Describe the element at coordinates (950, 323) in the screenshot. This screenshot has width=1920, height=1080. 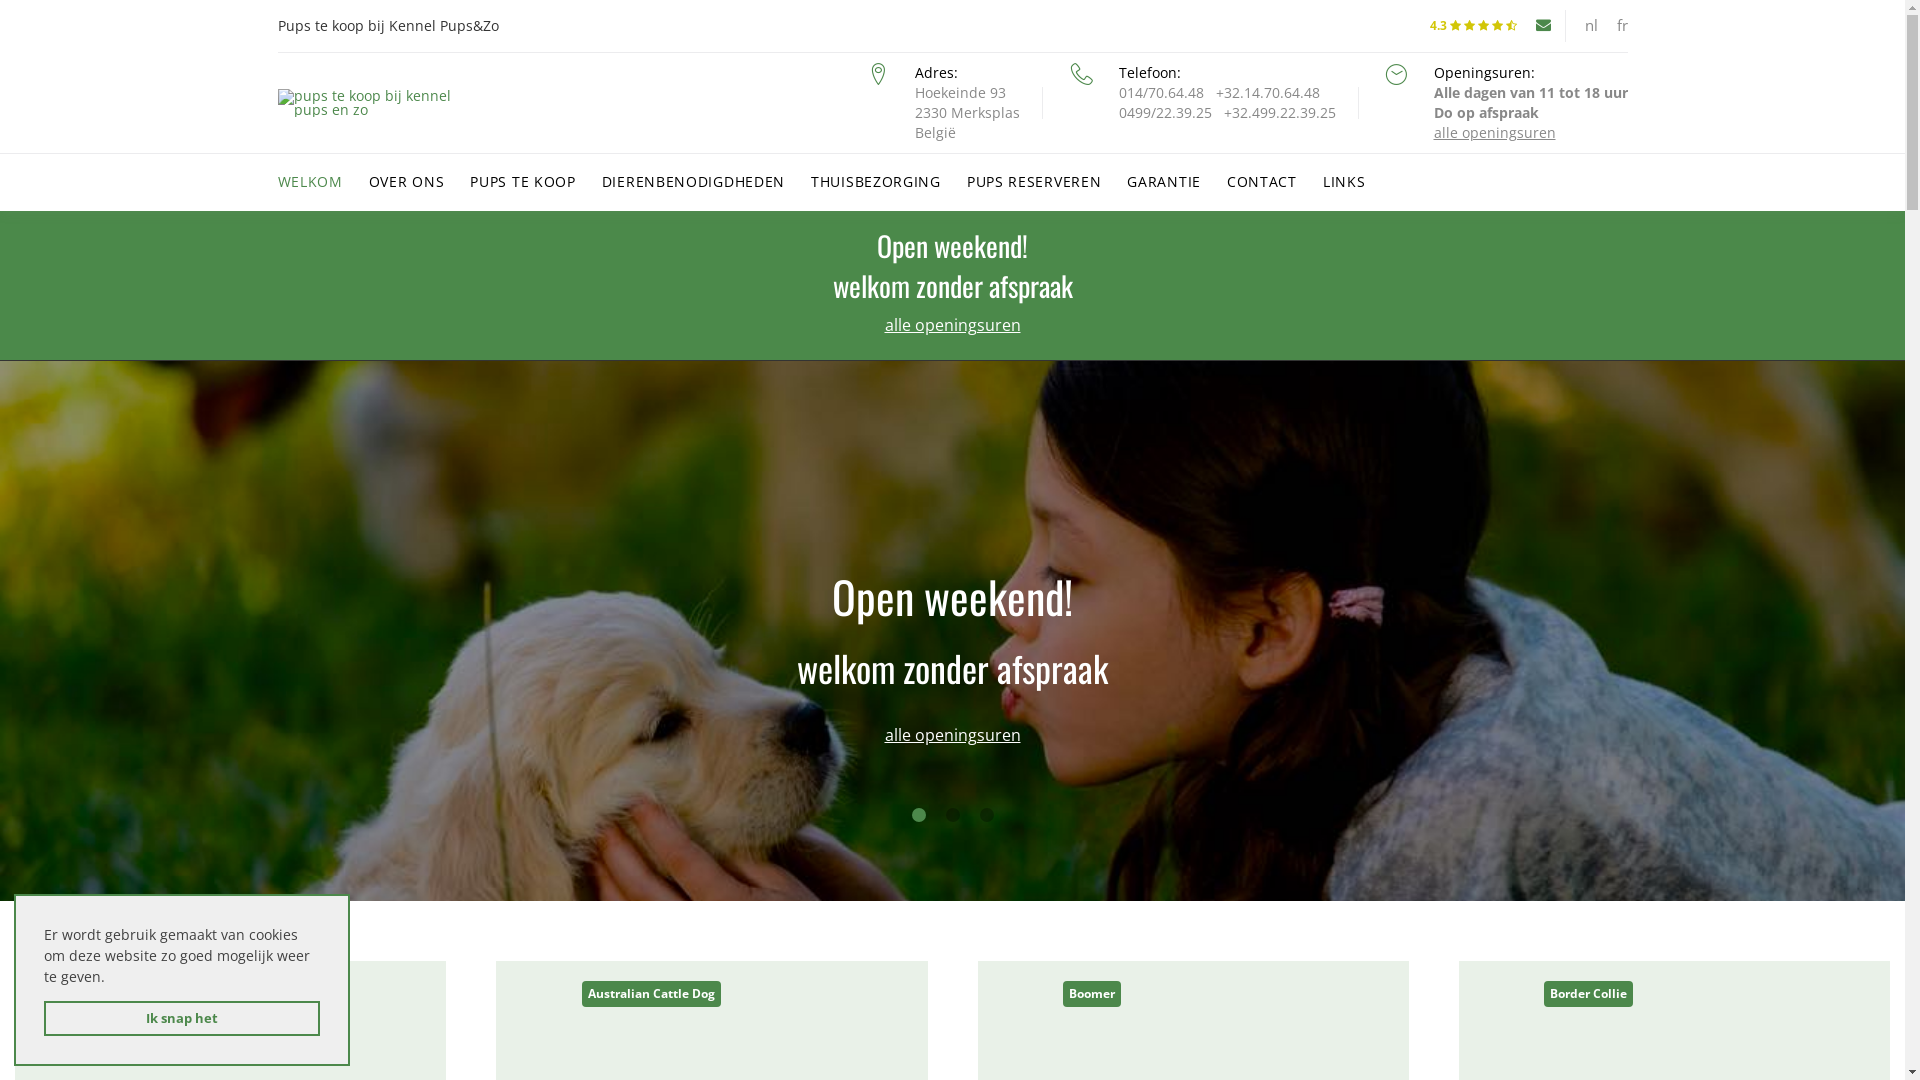
I see `'alle openingsuren'` at that location.